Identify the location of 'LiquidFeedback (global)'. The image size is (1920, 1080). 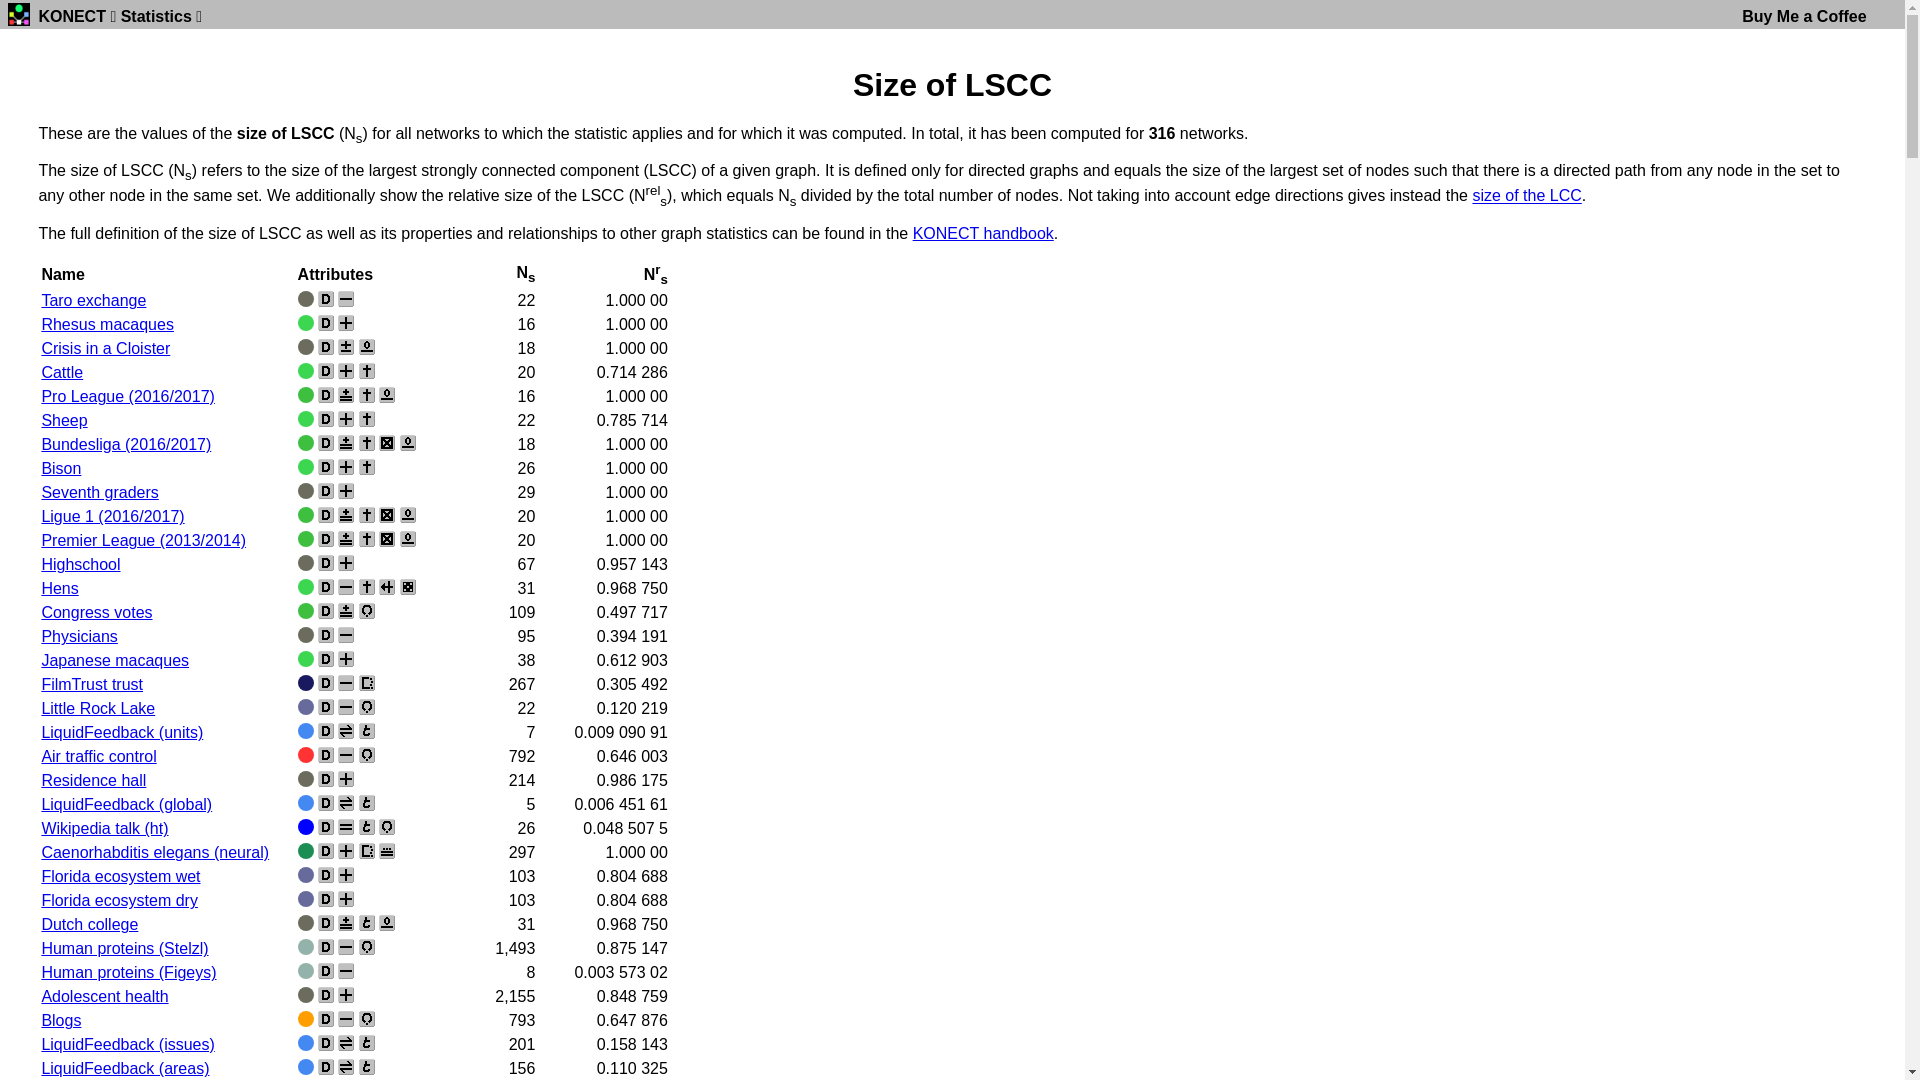
(125, 803).